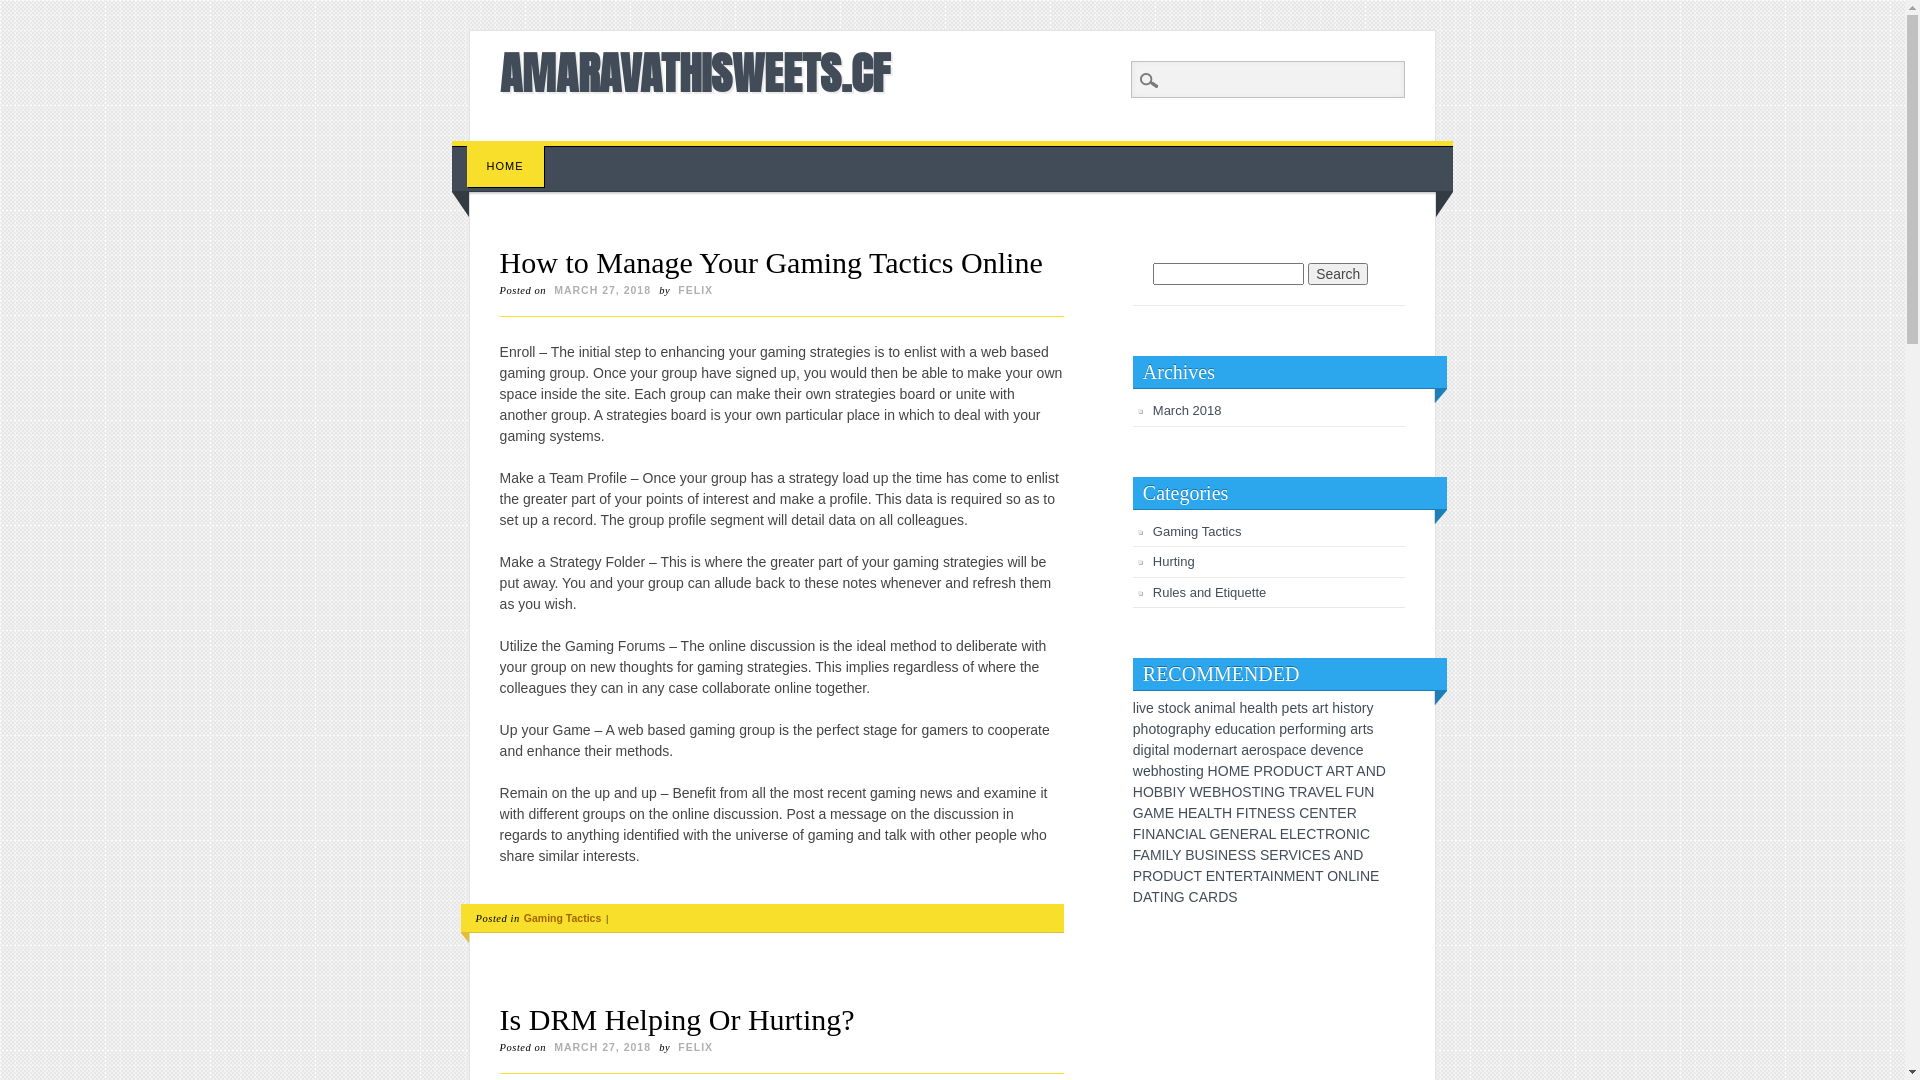 This screenshot has height=1080, width=1920. I want to click on 'AMARAVATHISWEETS.CF', so click(695, 72).